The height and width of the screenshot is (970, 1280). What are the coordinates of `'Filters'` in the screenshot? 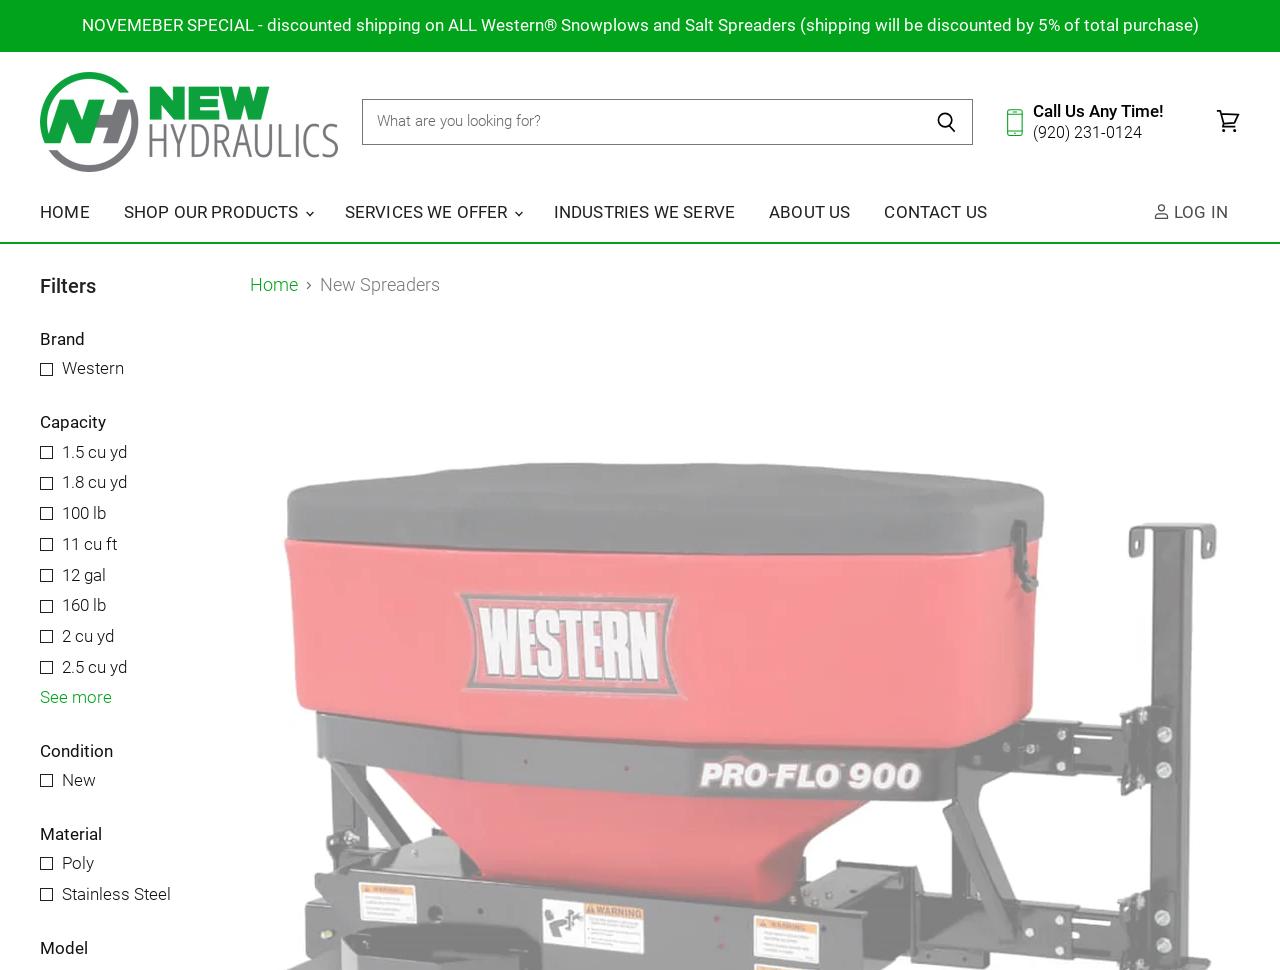 It's located at (67, 284).